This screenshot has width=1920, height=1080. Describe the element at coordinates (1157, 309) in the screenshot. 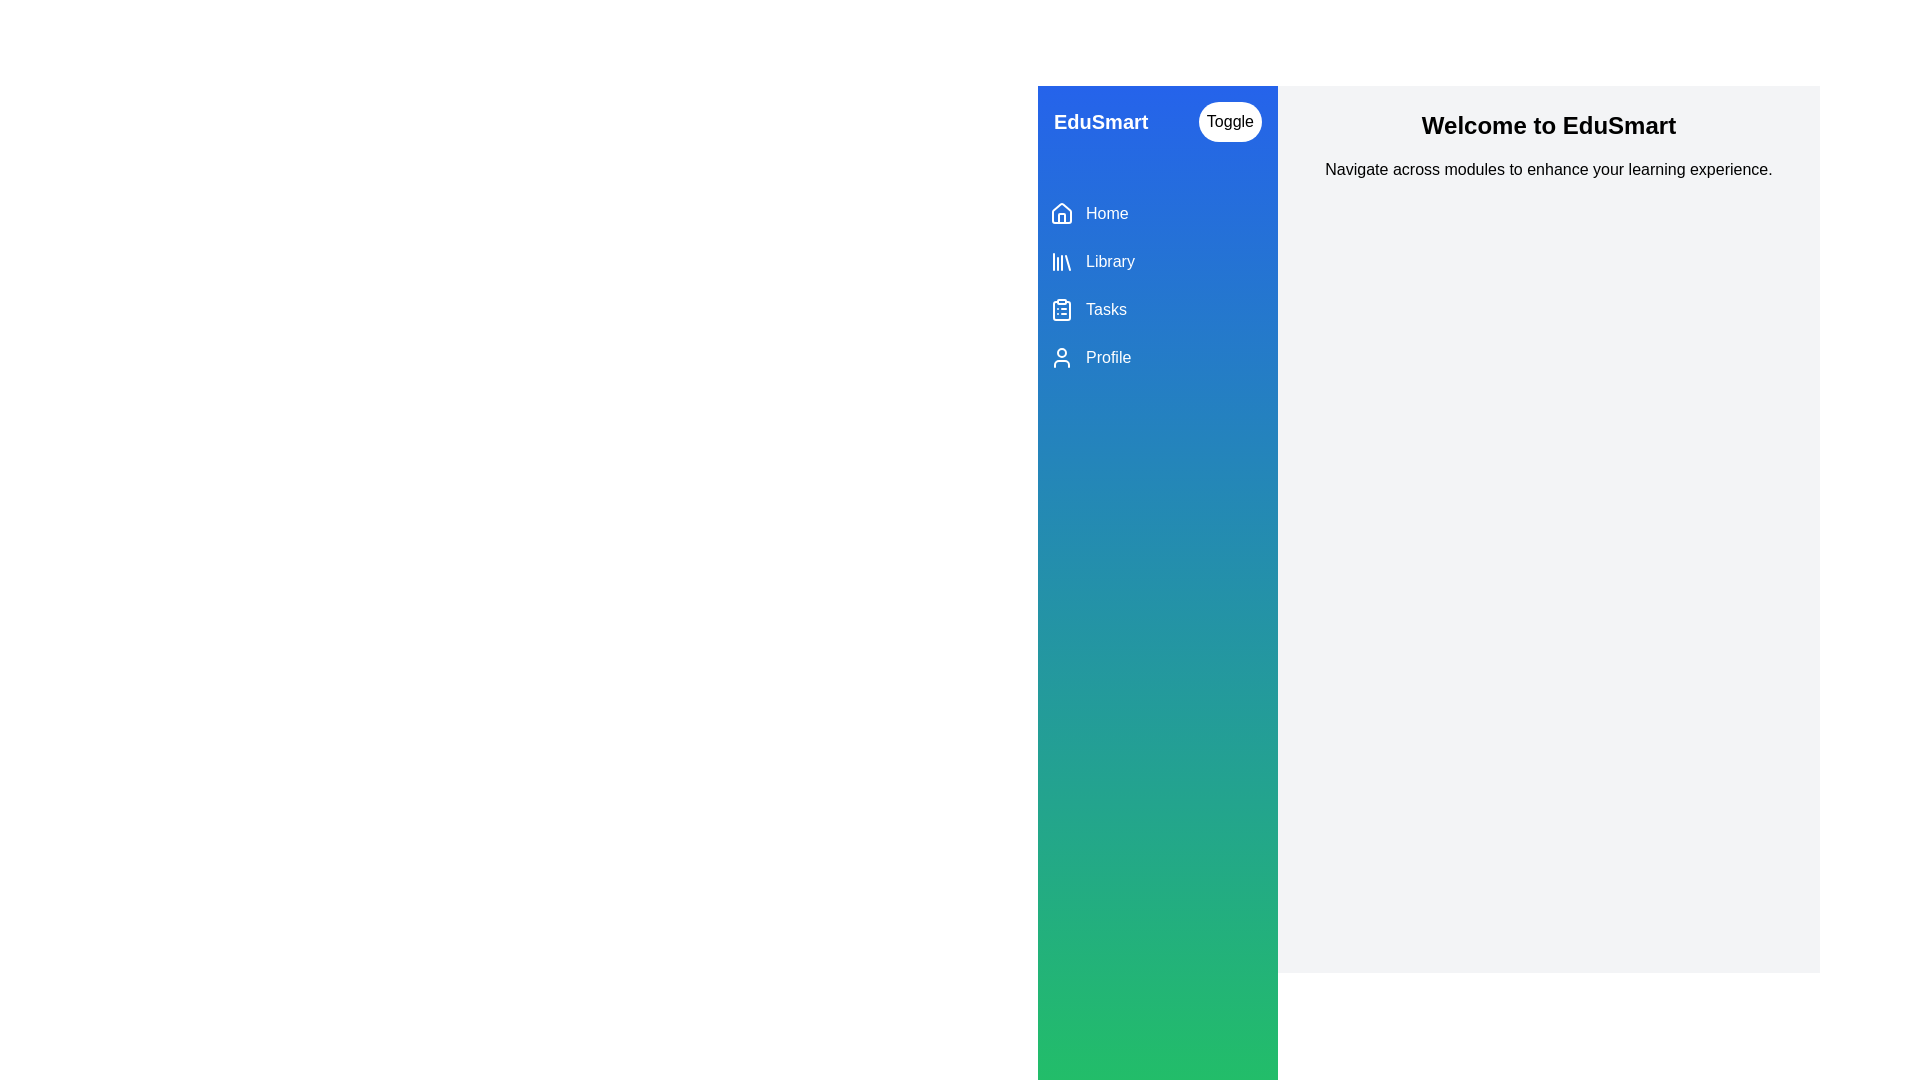

I see `the Tasks item in the drawer menu` at that location.